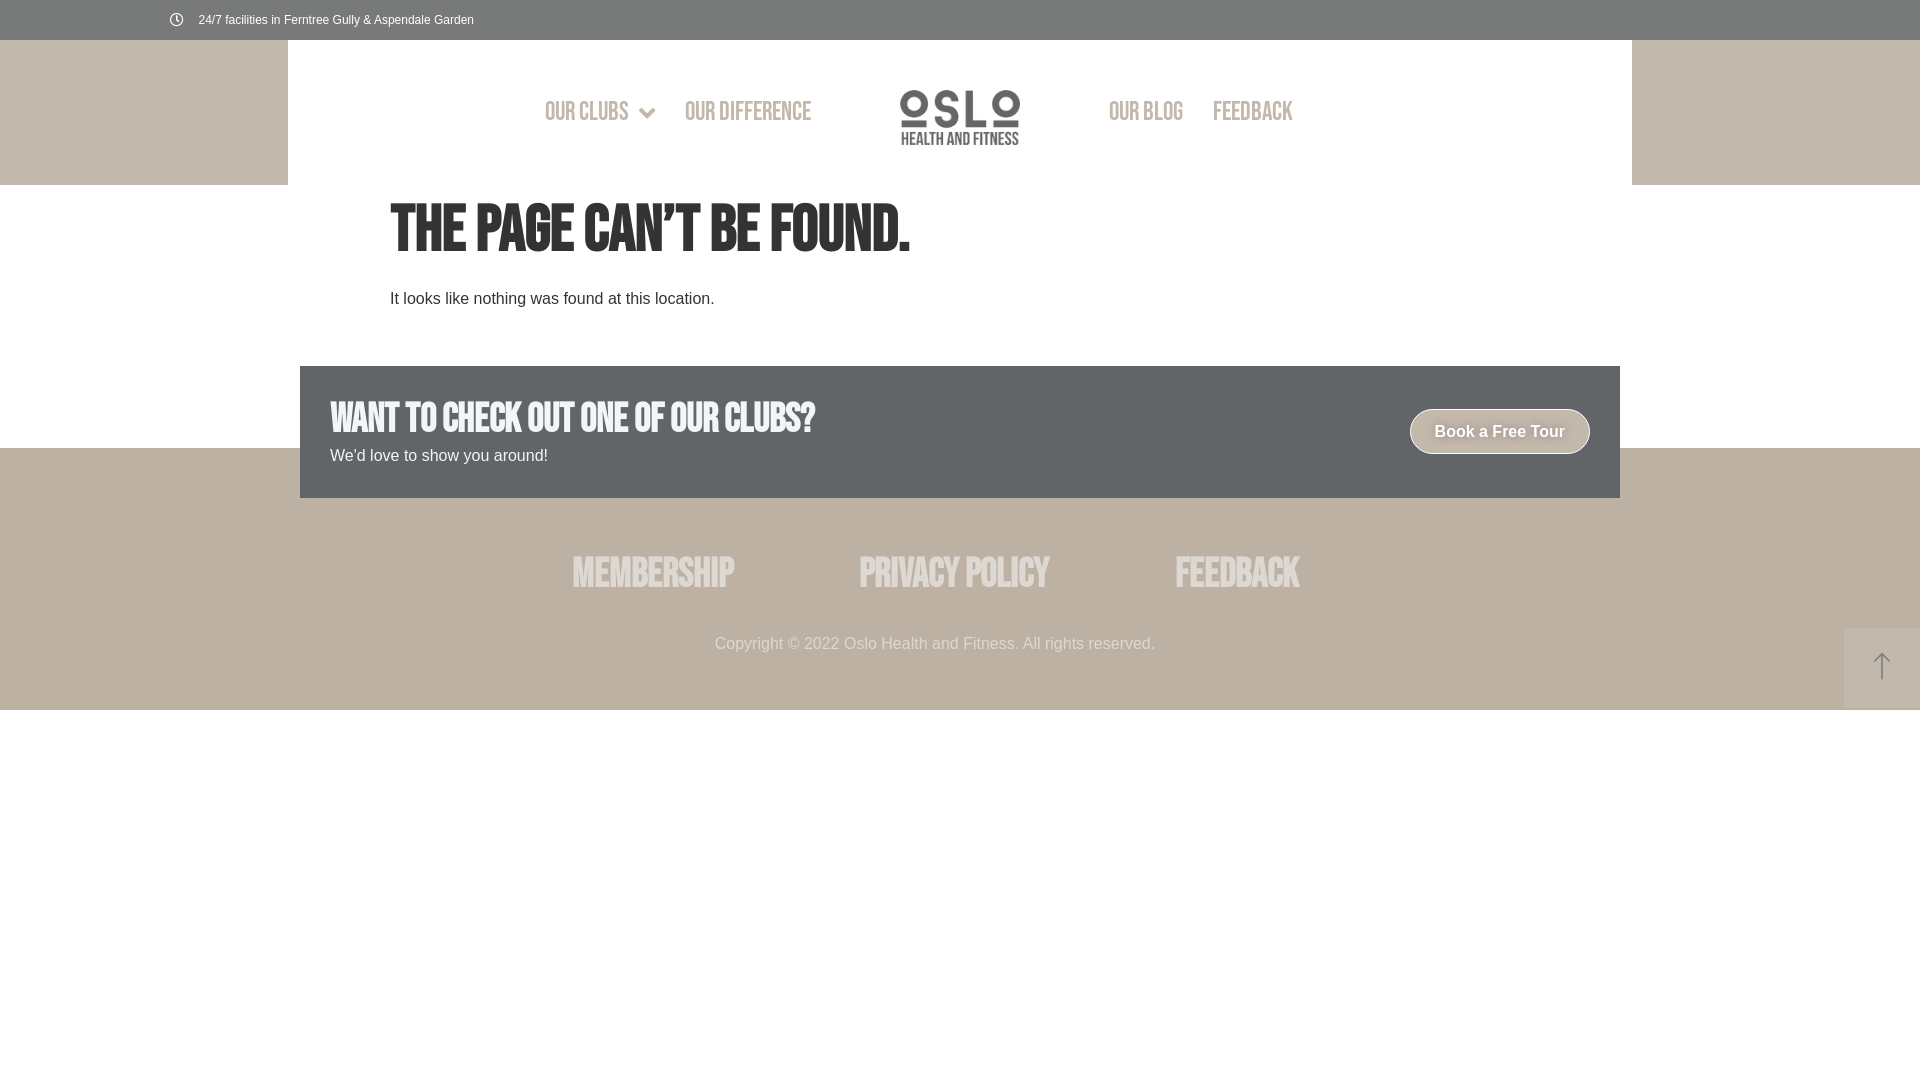  I want to click on 'Book a Free Tour', so click(1499, 430).